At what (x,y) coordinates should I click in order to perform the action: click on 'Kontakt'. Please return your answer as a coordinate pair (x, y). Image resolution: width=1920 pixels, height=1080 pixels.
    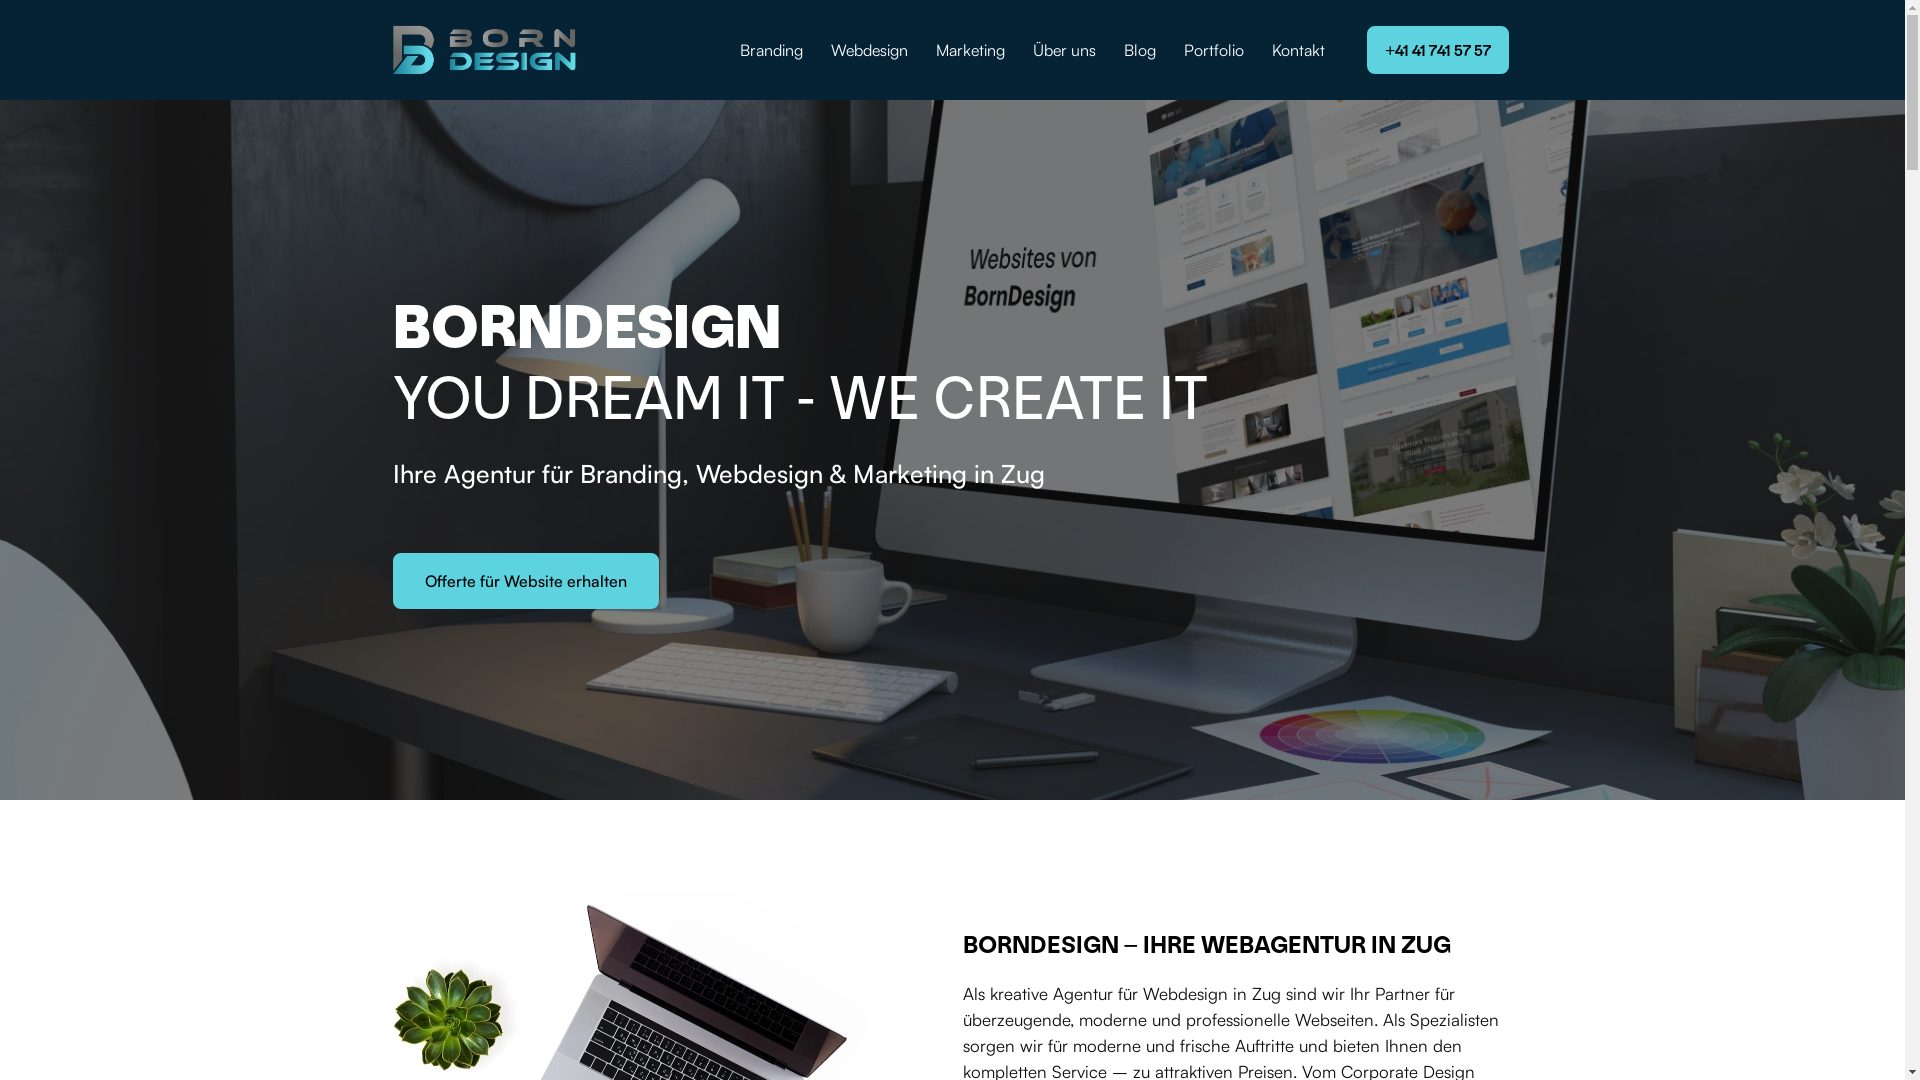
    Looking at the image, I should click on (1298, 49).